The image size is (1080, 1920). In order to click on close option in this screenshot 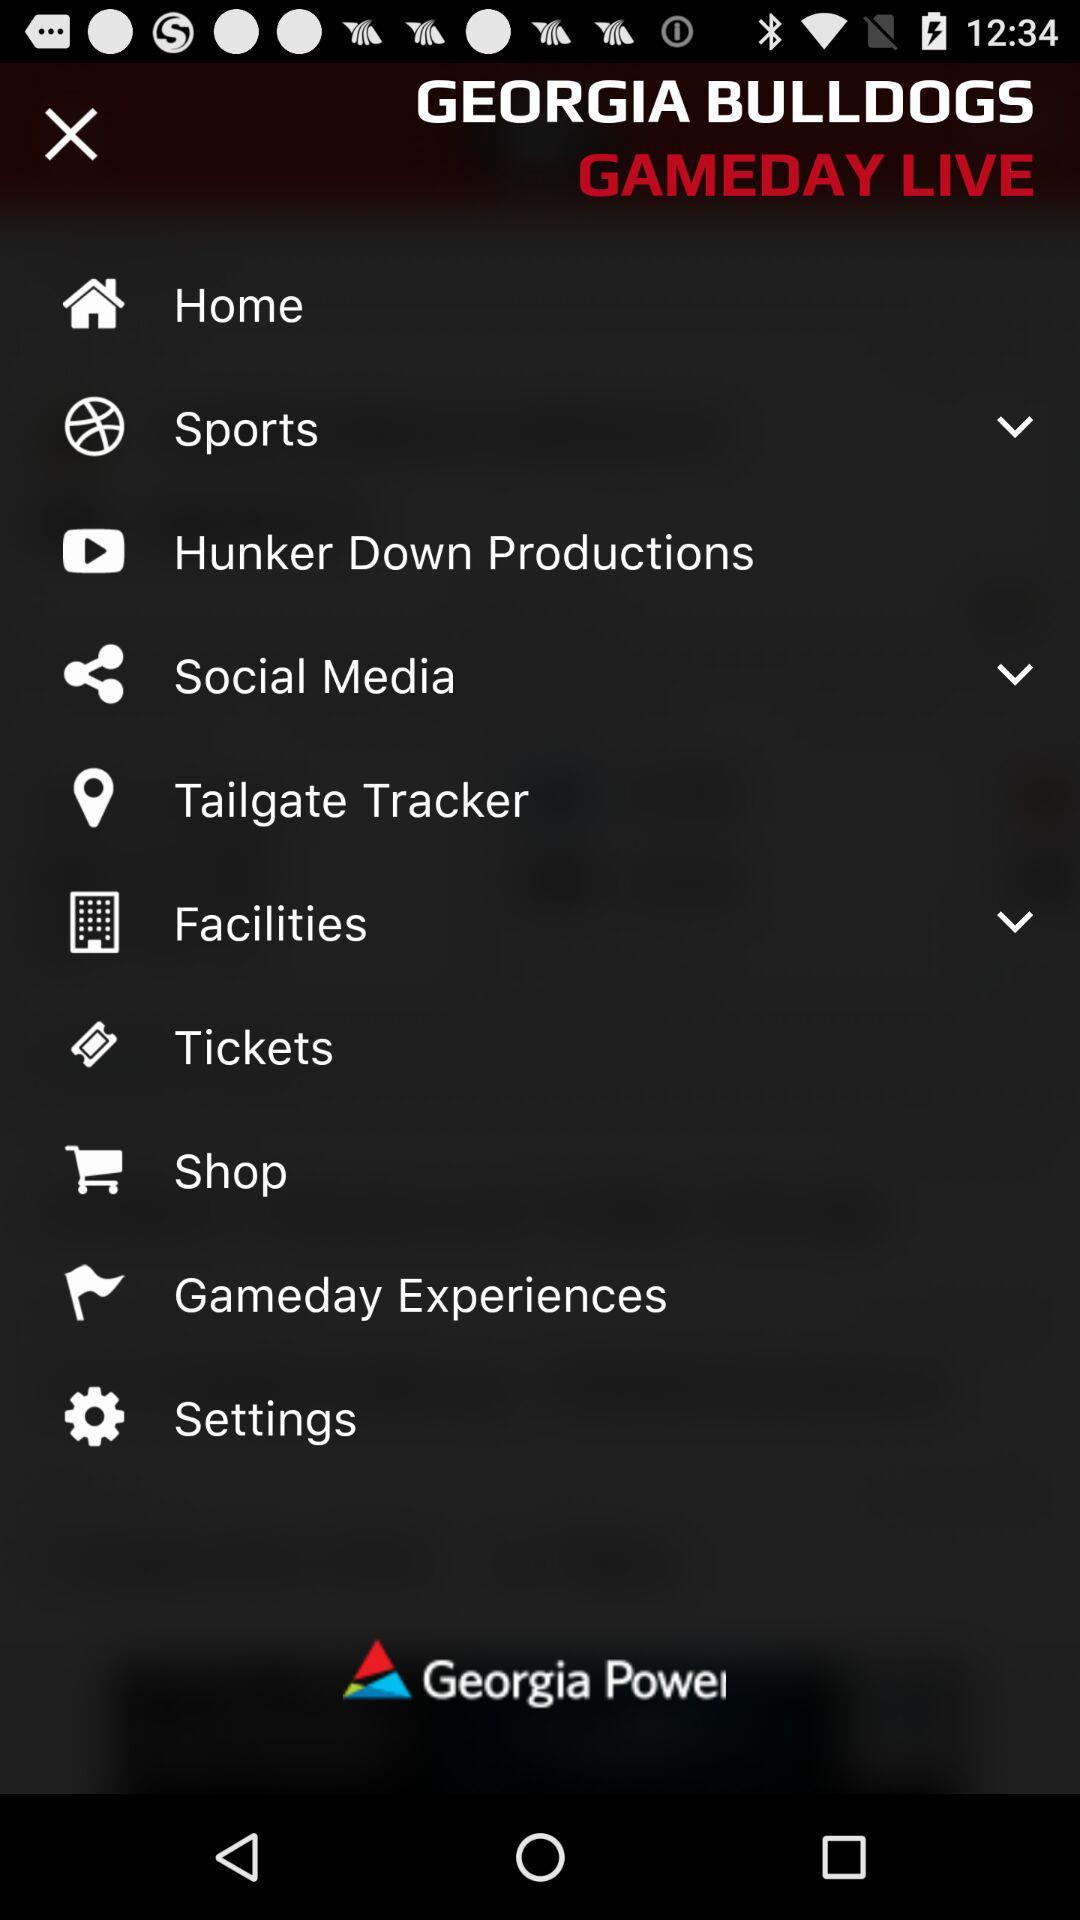, I will do `click(70, 133)`.